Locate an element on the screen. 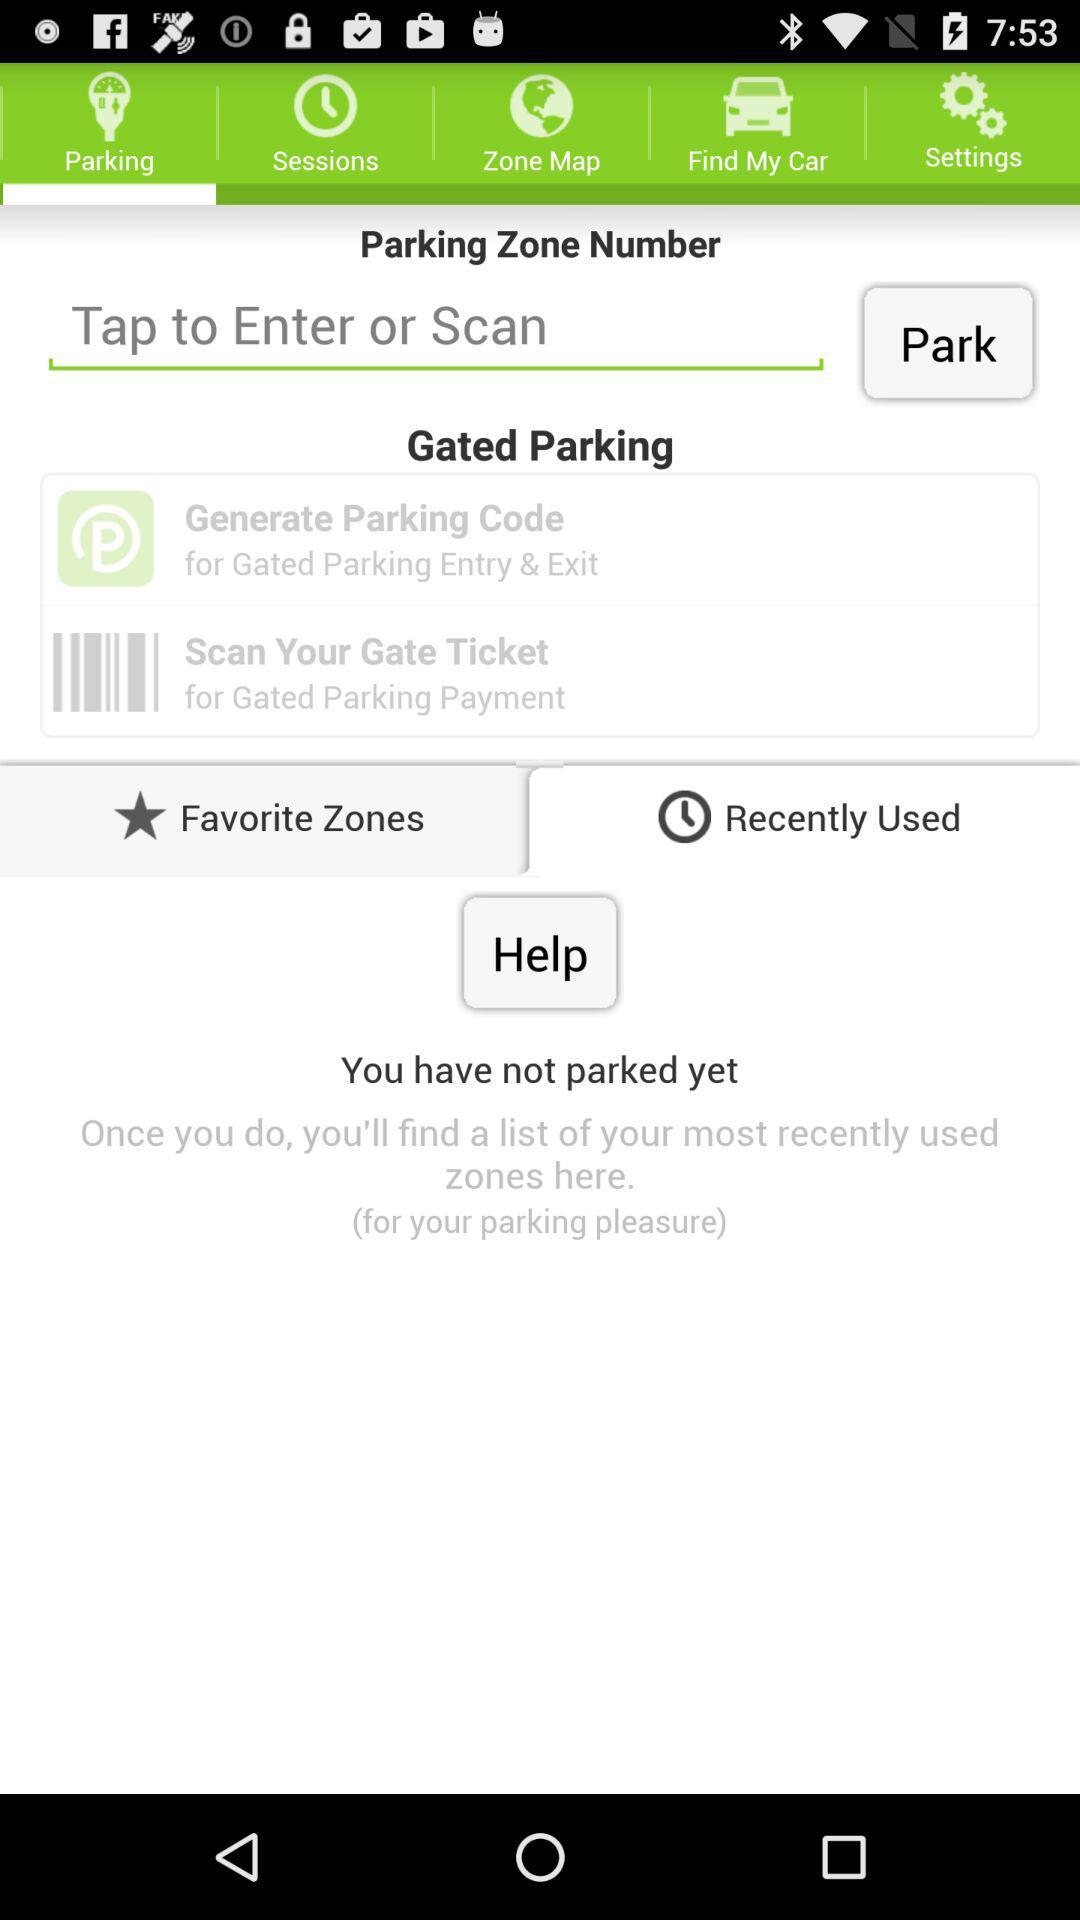 The width and height of the screenshot is (1080, 1920). the field which consists of tap to enter or scan is located at coordinates (435, 333).